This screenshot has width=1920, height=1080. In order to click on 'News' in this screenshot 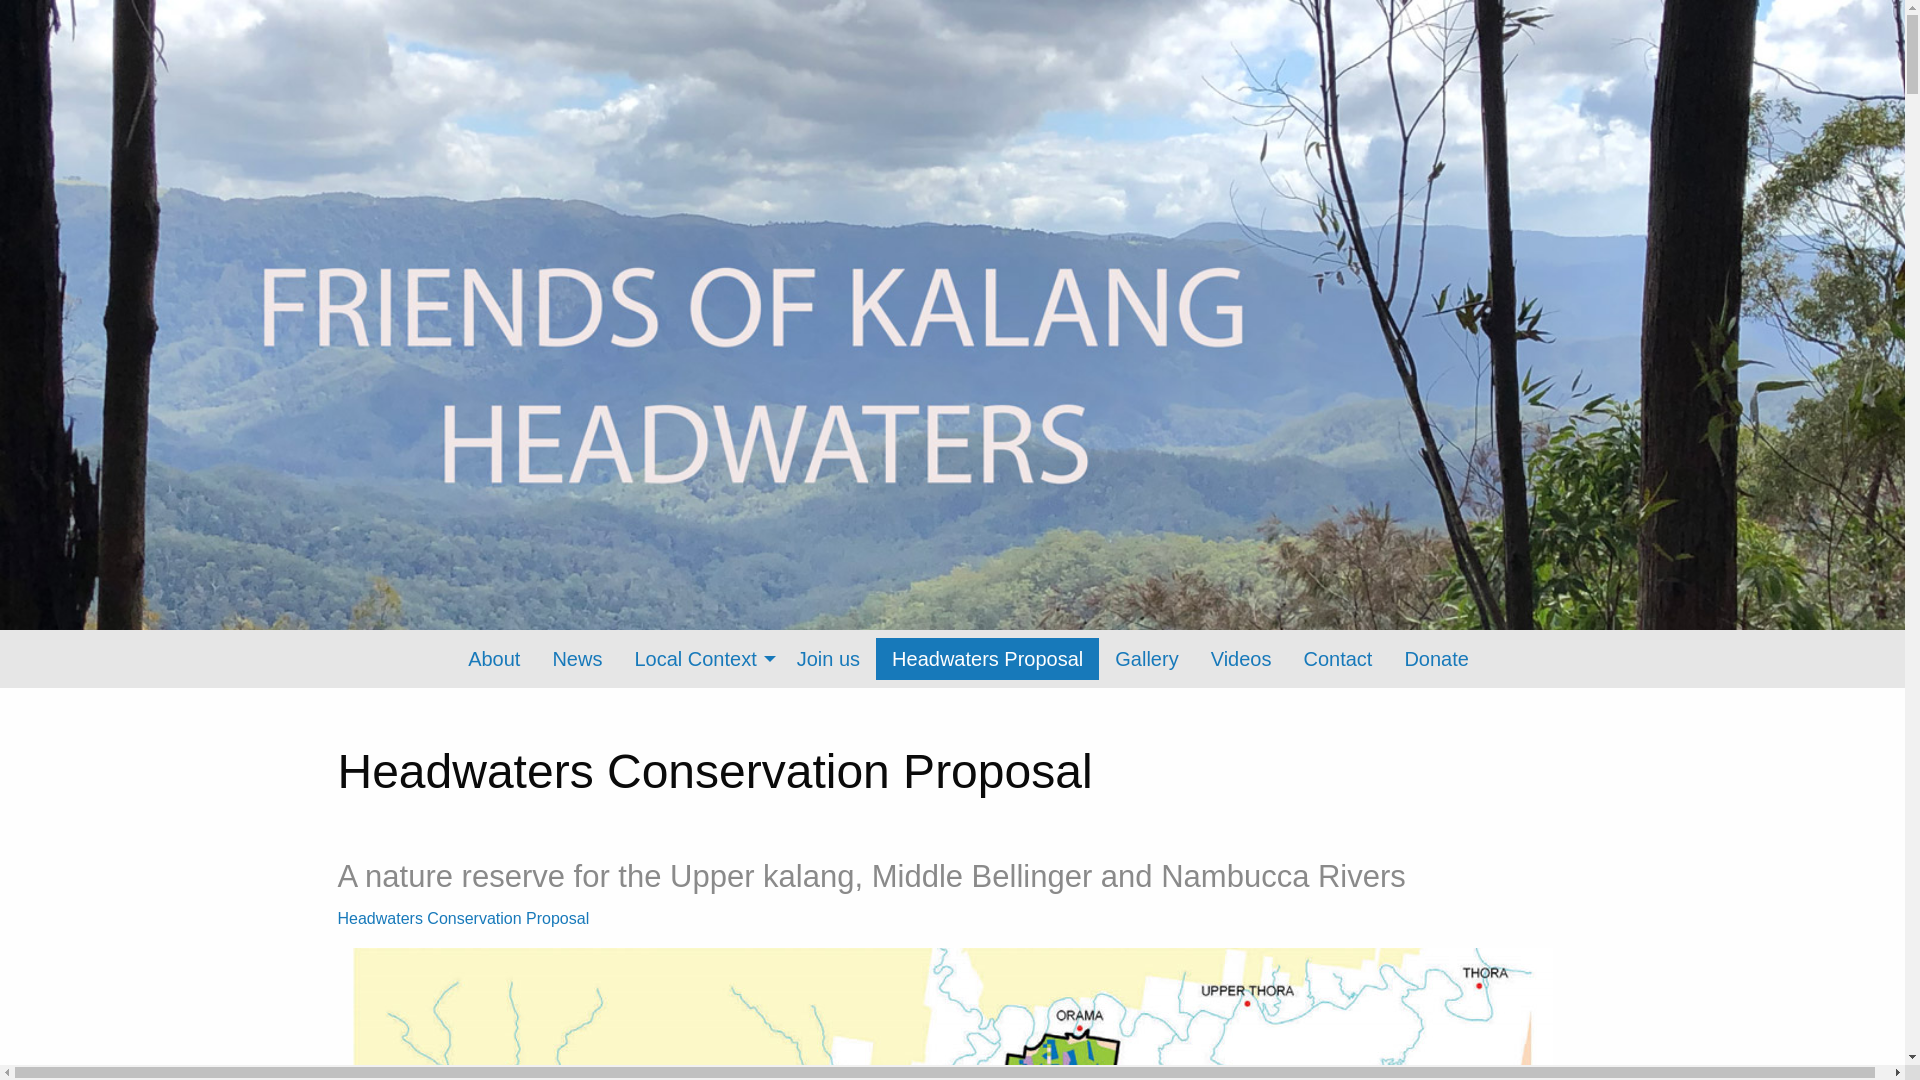, I will do `click(536, 659)`.